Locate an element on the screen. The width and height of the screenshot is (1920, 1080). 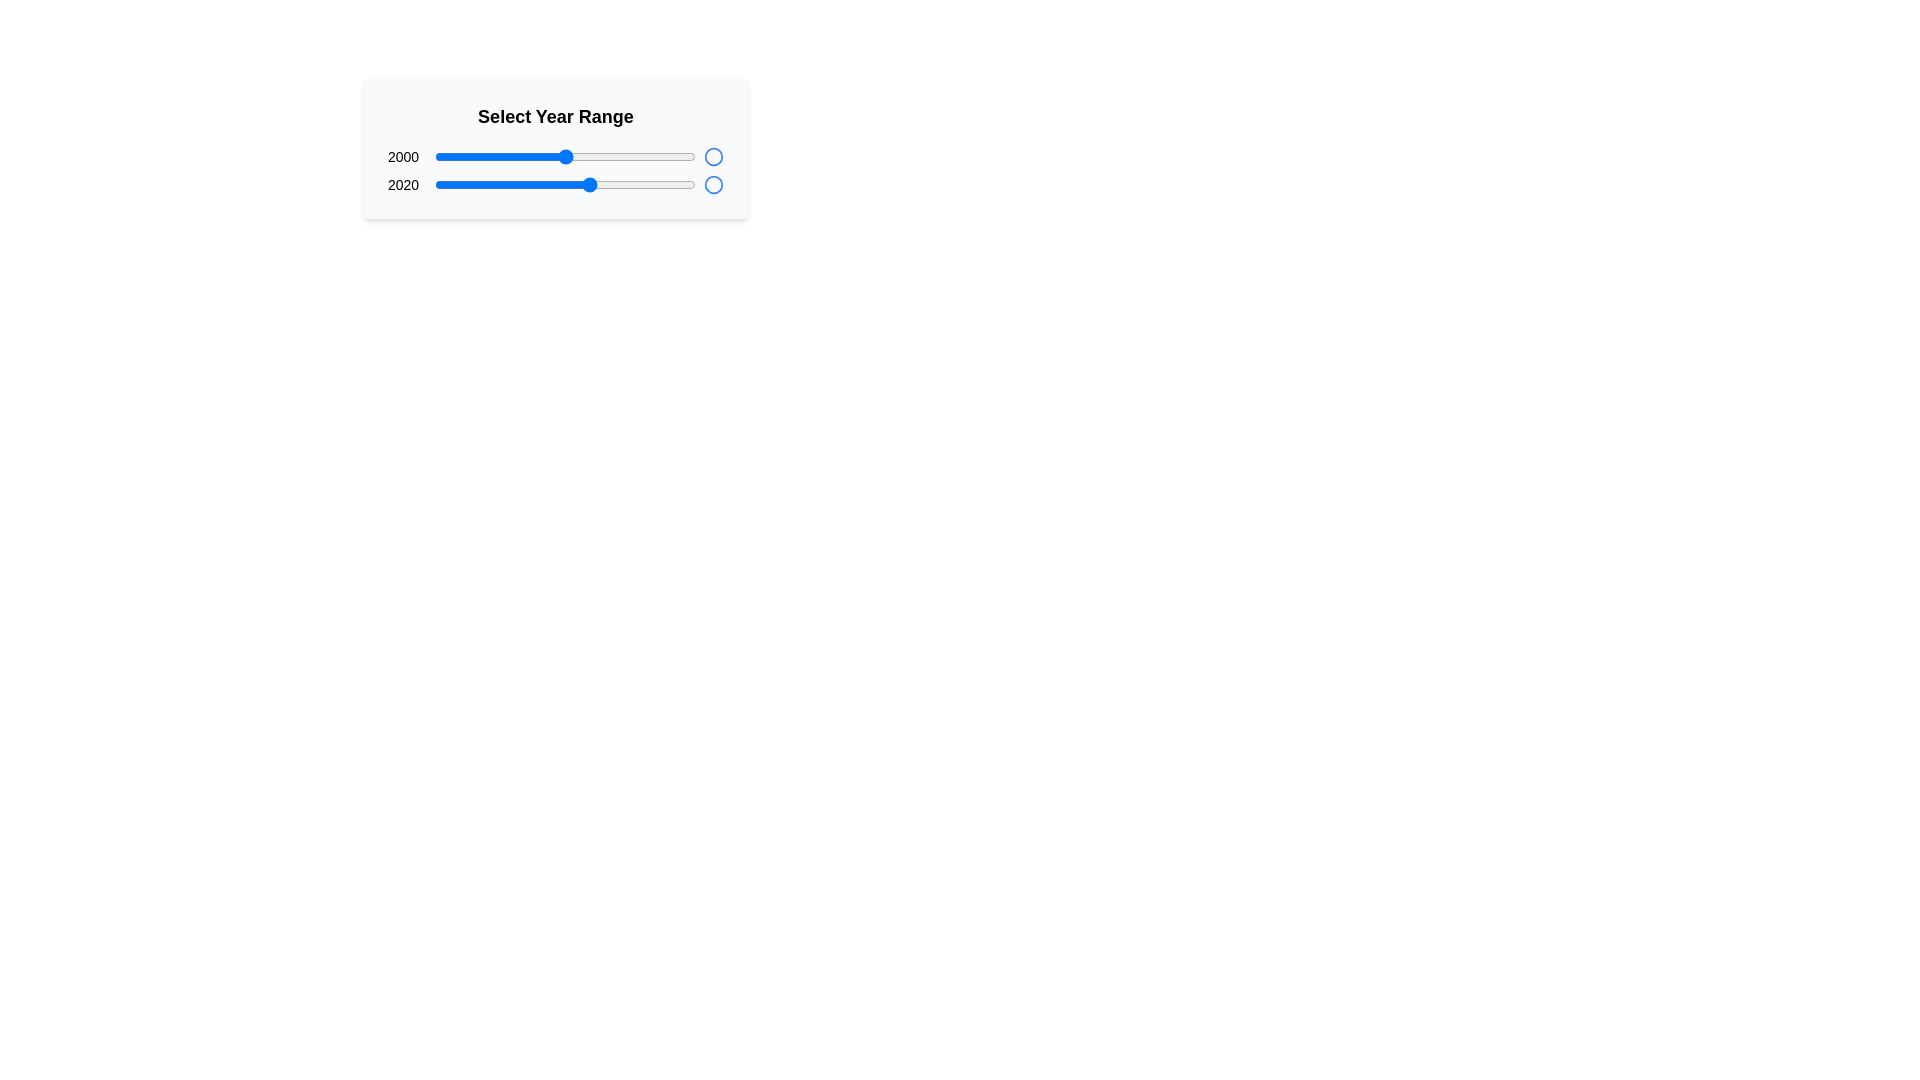
the year slider is located at coordinates (469, 185).